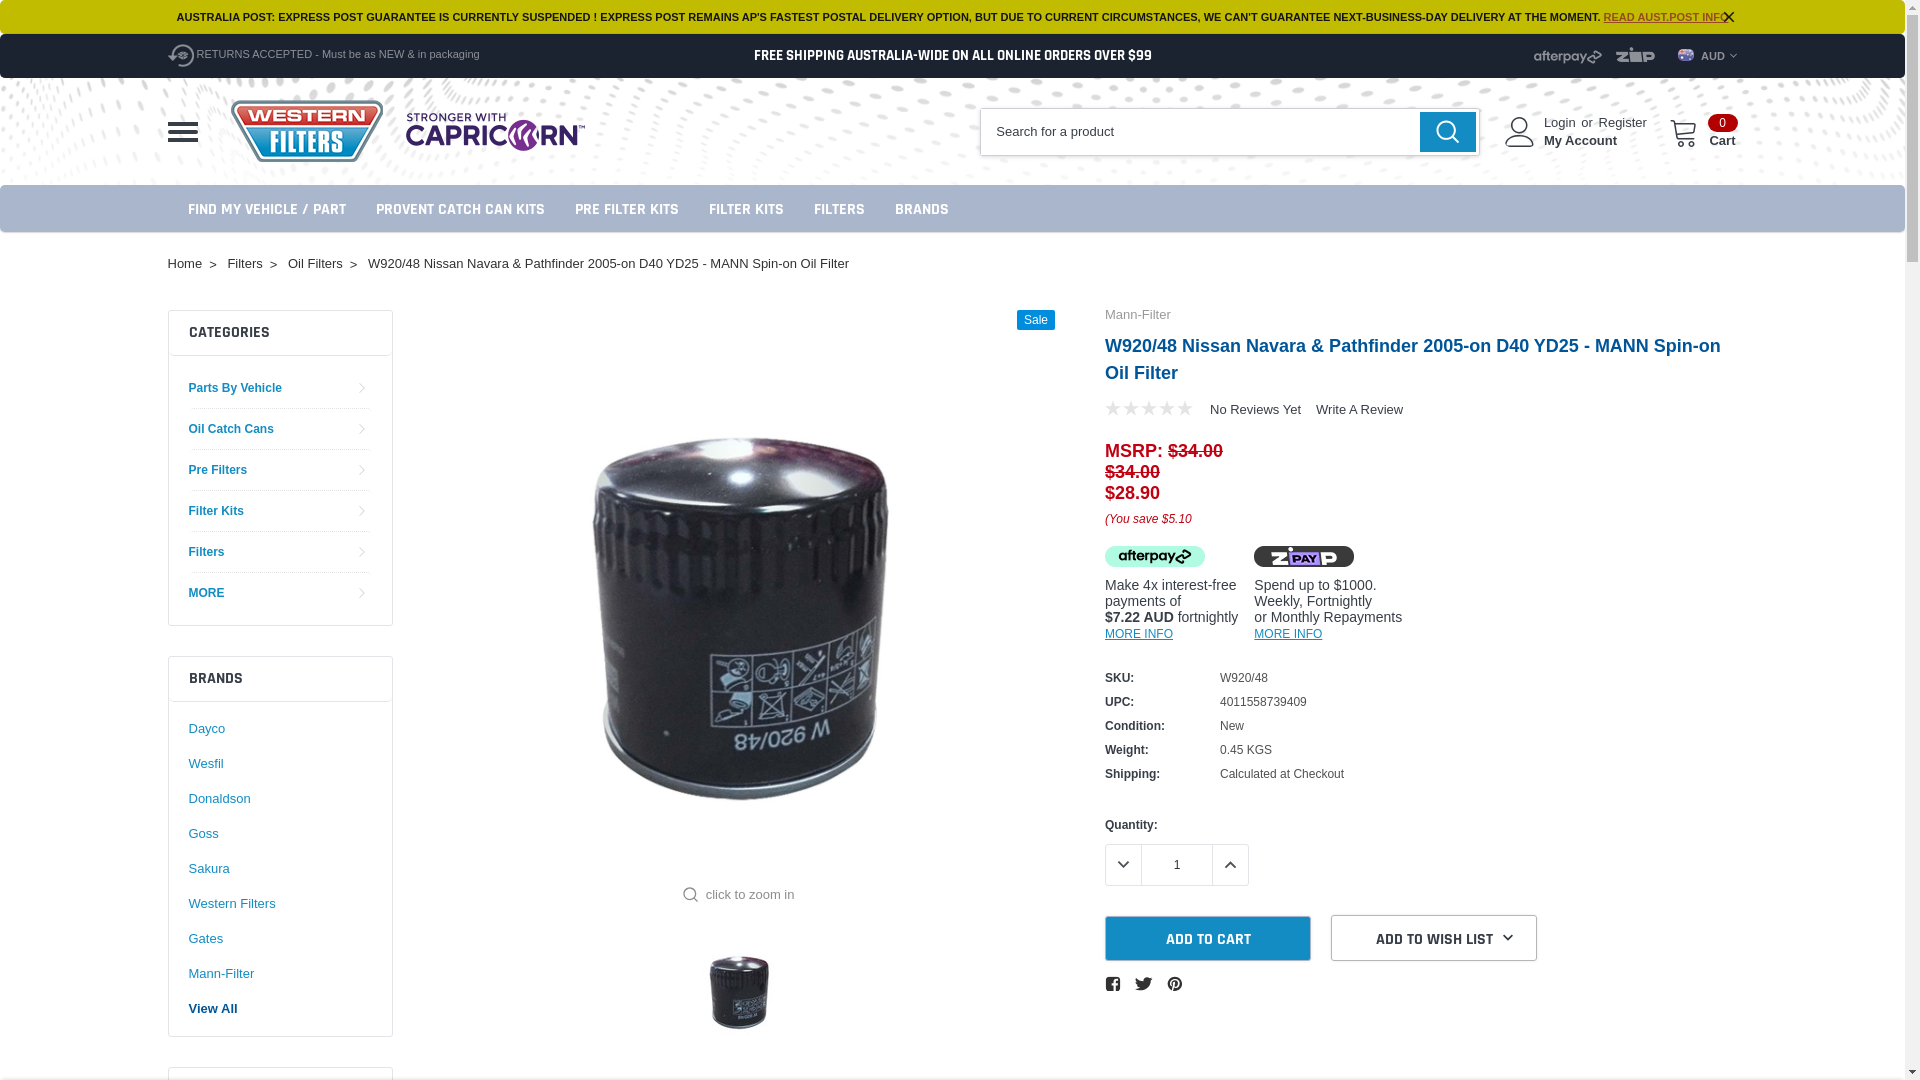 This screenshot has height=1080, width=1920. Describe the element at coordinates (202, 833) in the screenshot. I see `'Goss'` at that location.